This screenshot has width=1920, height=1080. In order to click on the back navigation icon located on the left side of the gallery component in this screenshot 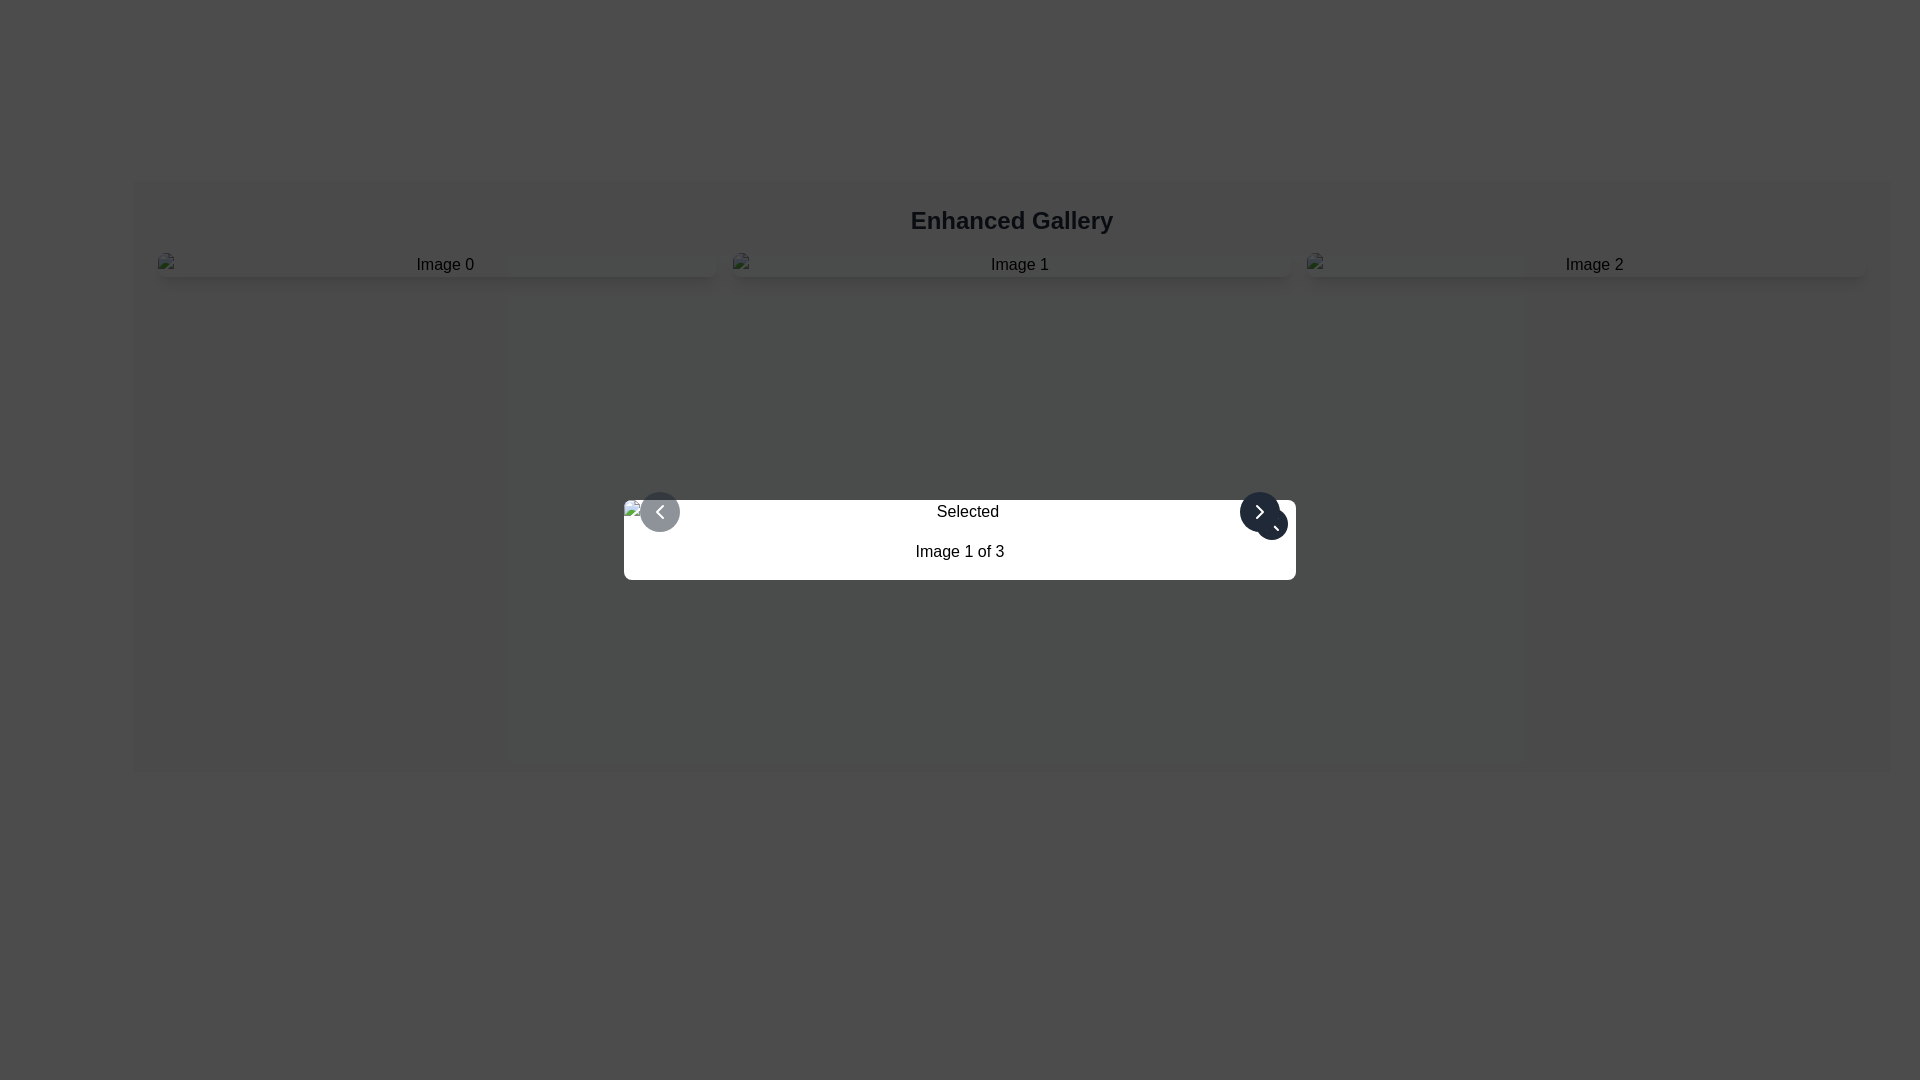, I will do `click(660, 511)`.